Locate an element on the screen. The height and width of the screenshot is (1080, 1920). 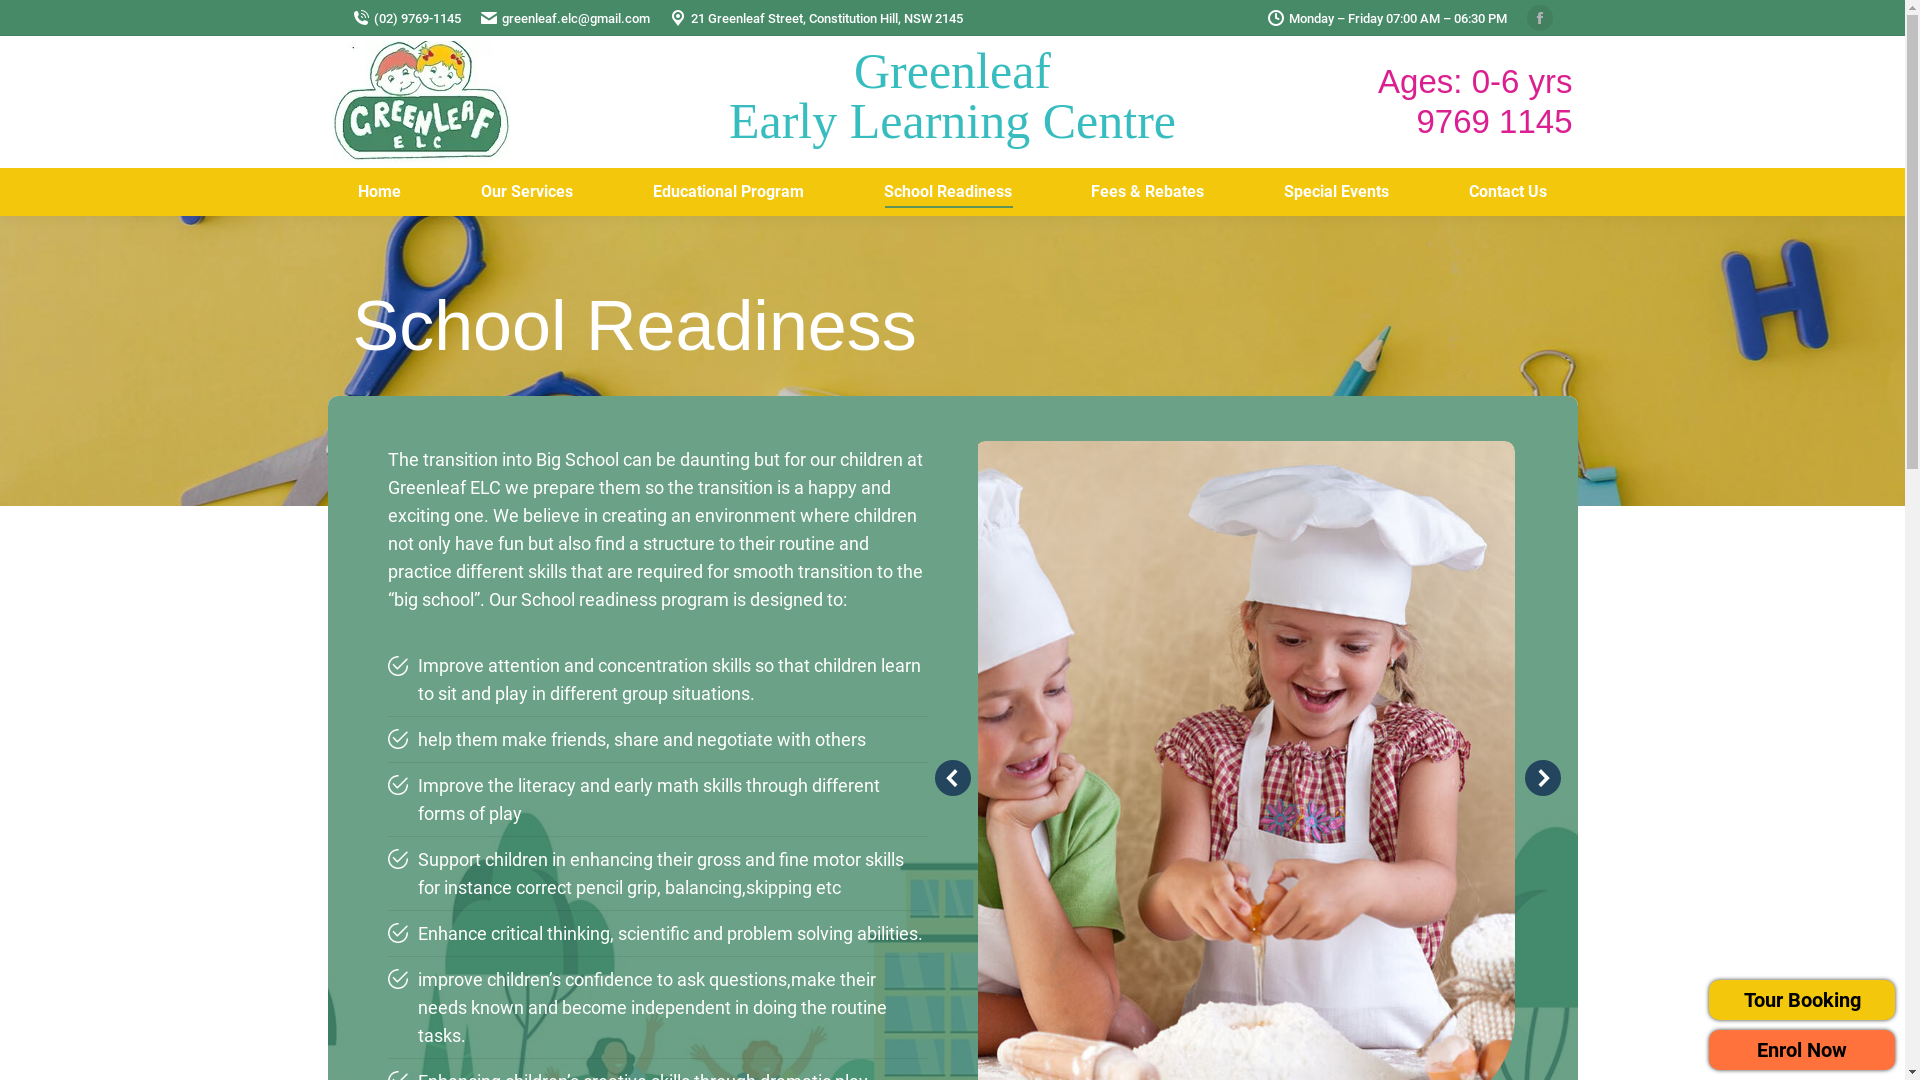
'Tour Booking' is located at coordinates (1707, 999).